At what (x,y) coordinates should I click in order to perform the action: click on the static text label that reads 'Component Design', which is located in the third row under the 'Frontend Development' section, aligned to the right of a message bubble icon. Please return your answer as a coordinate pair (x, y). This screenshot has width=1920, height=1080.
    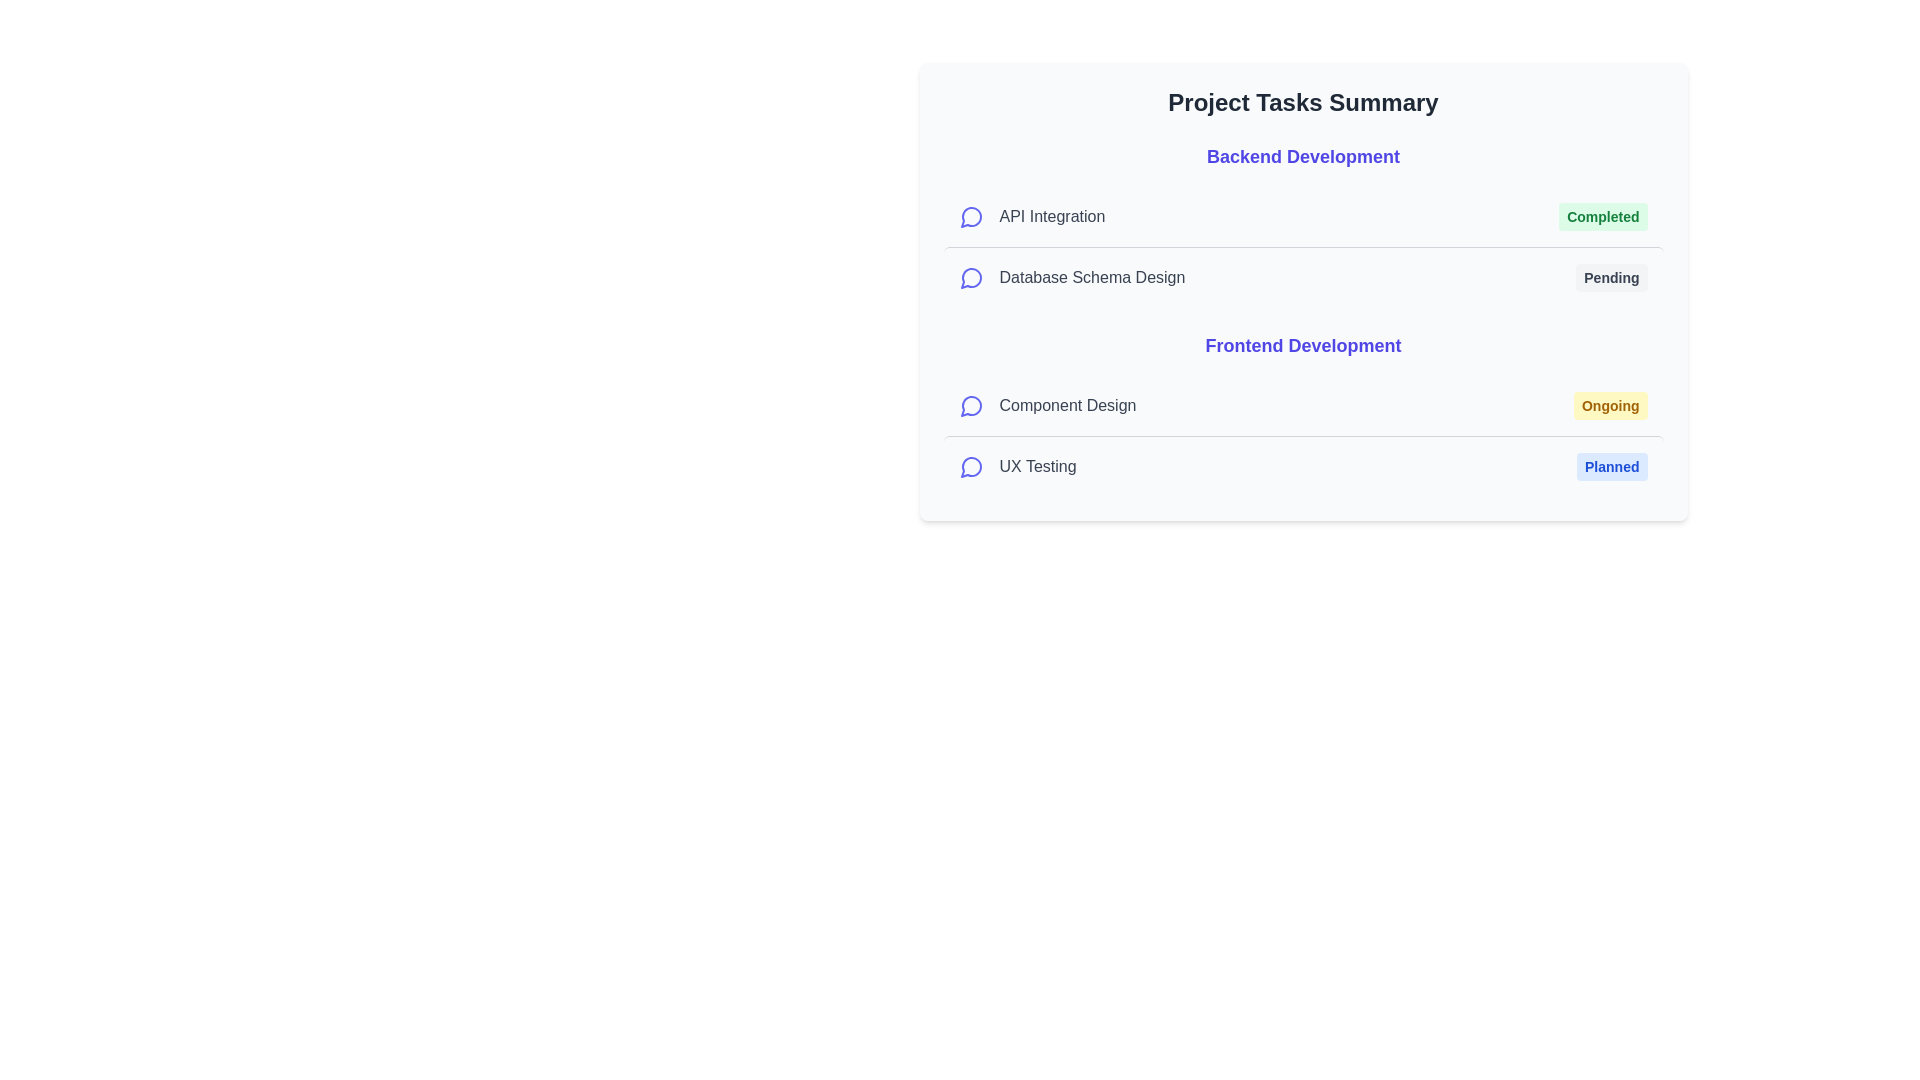
    Looking at the image, I should click on (1066, 405).